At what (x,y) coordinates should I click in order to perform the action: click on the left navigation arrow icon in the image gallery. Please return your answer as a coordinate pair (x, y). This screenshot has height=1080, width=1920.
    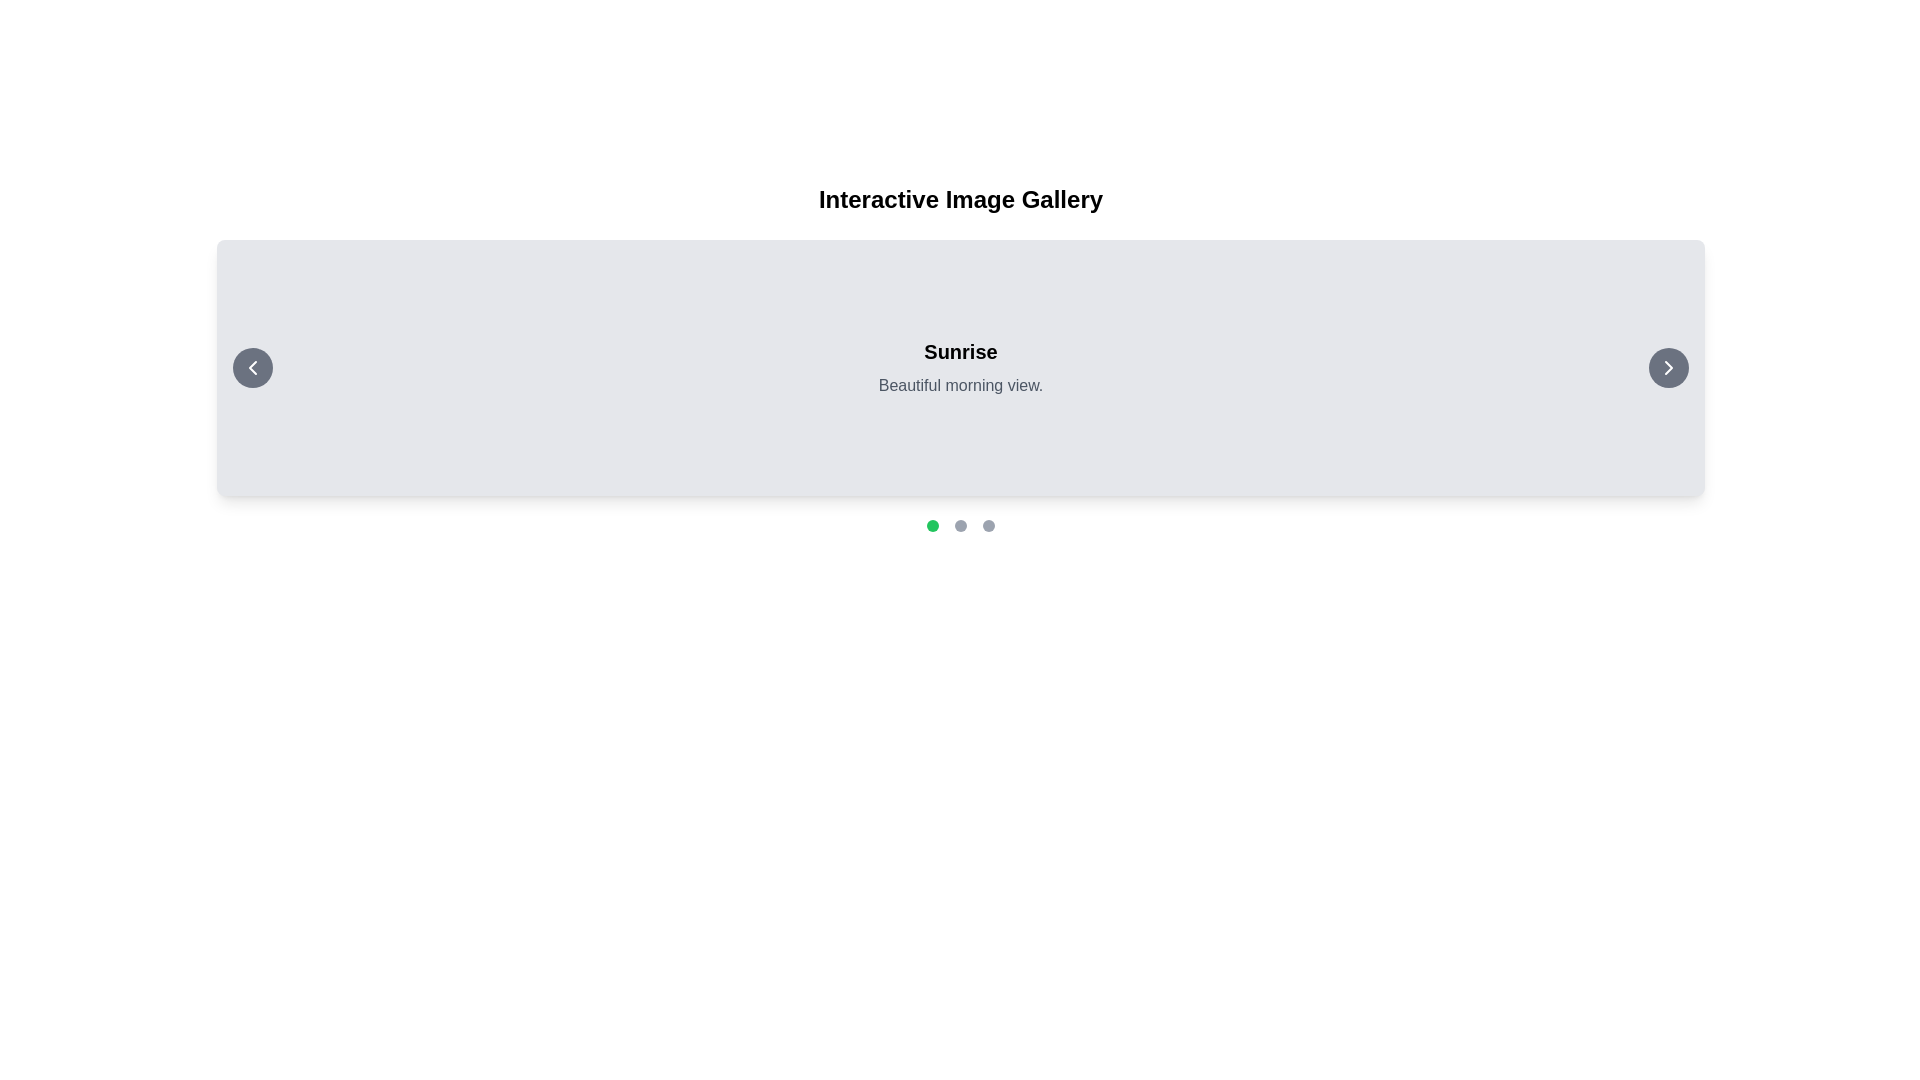
    Looking at the image, I should click on (252, 367).